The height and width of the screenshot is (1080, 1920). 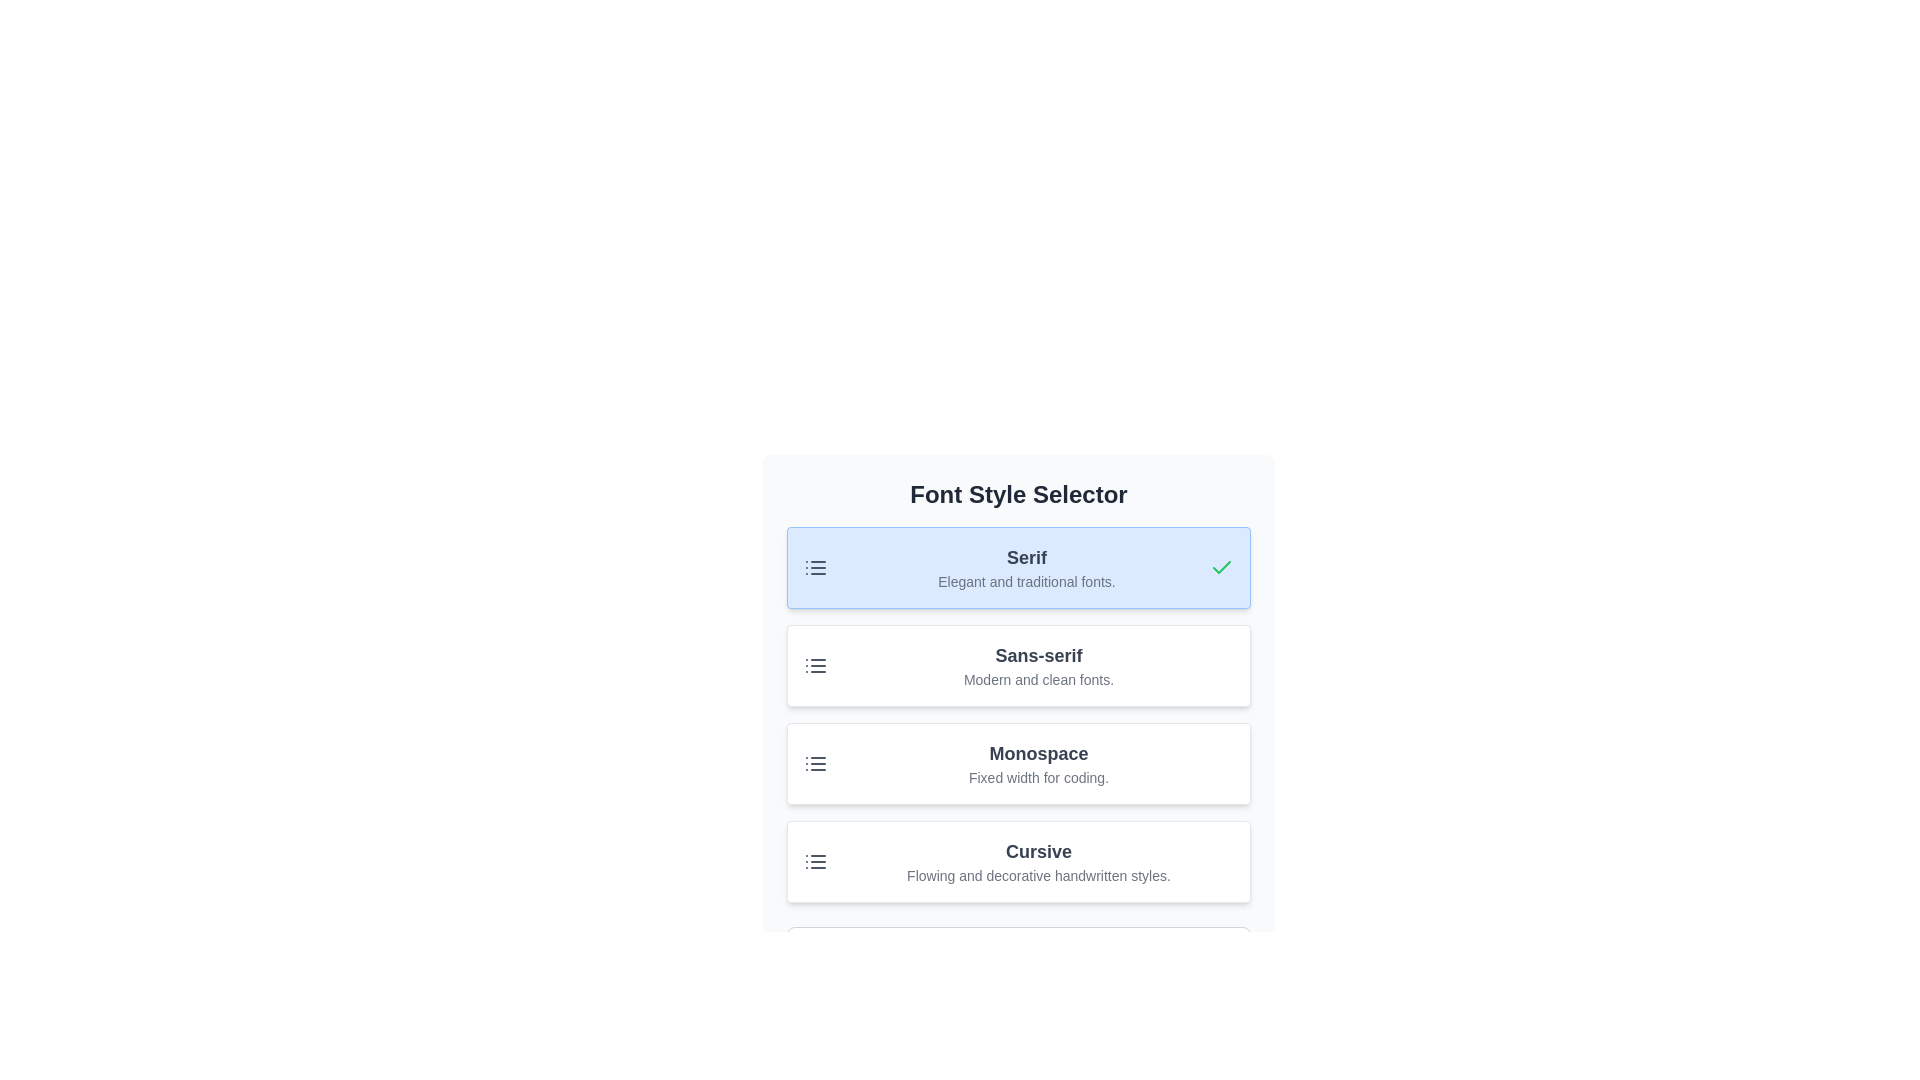 What do you see at coordinates (1038, 678) in the screenshot?
I see `the text label stating 'Modern and clean fonts.' located below the bold text 'Sans-serif' in the font selector` at bounding box center [1038, 678].